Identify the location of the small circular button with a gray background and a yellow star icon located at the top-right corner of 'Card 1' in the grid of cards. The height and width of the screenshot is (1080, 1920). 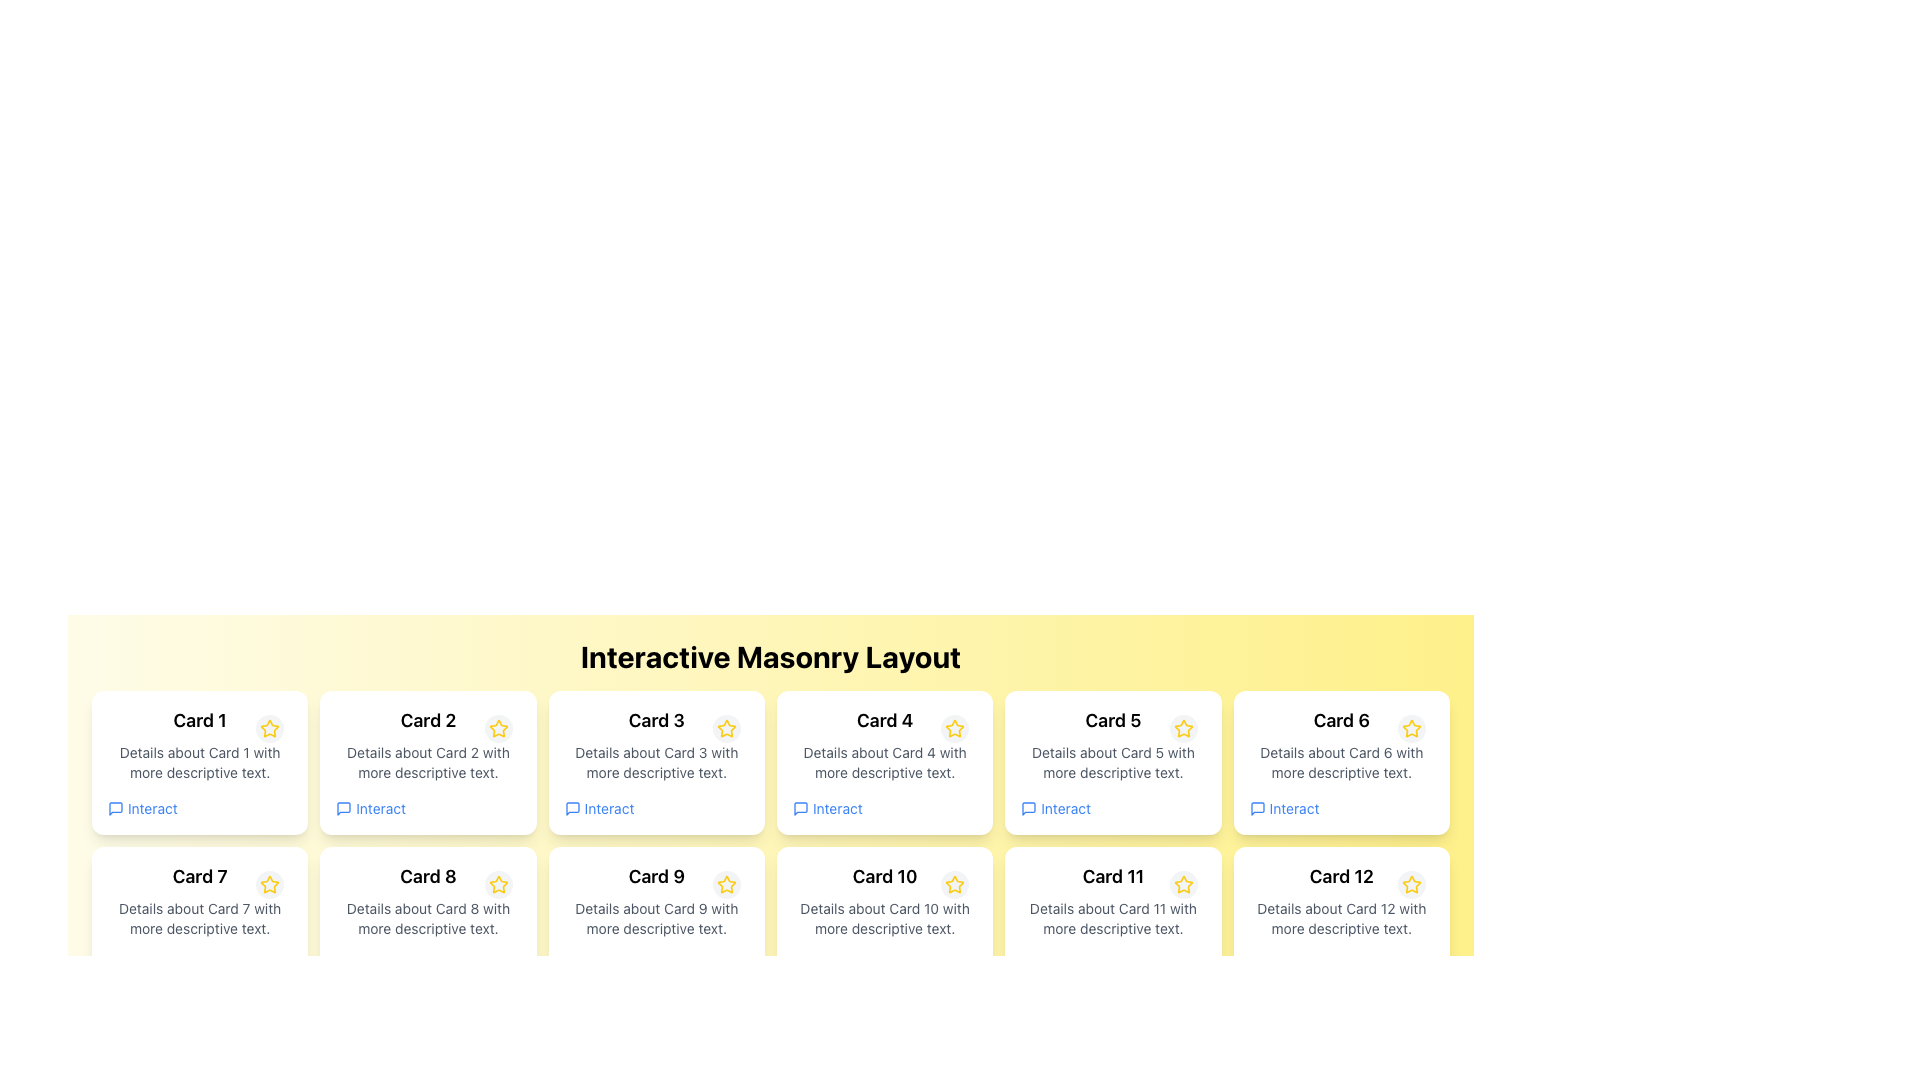
(269, 729).